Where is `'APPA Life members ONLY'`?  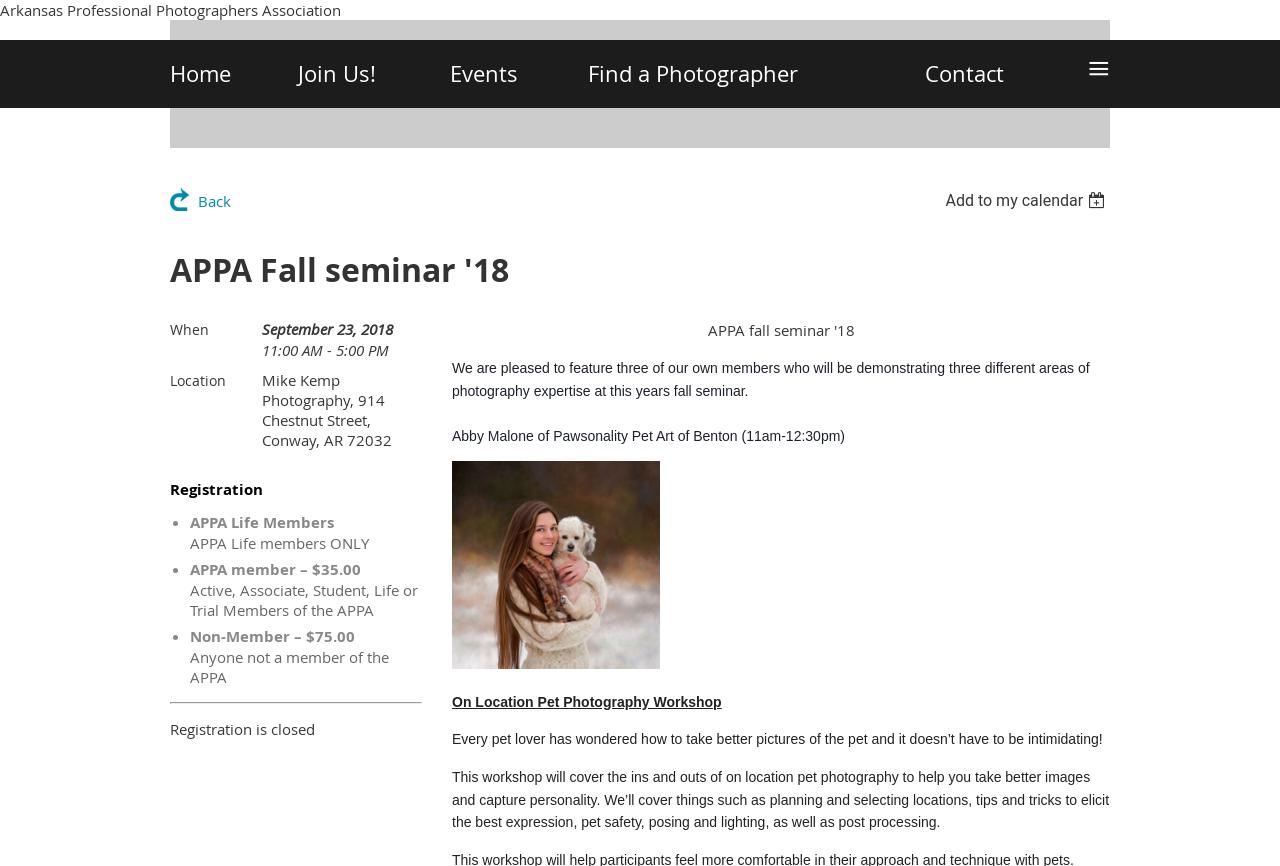
'APPA Life members ONLY' is located at coordinates (278, 542).